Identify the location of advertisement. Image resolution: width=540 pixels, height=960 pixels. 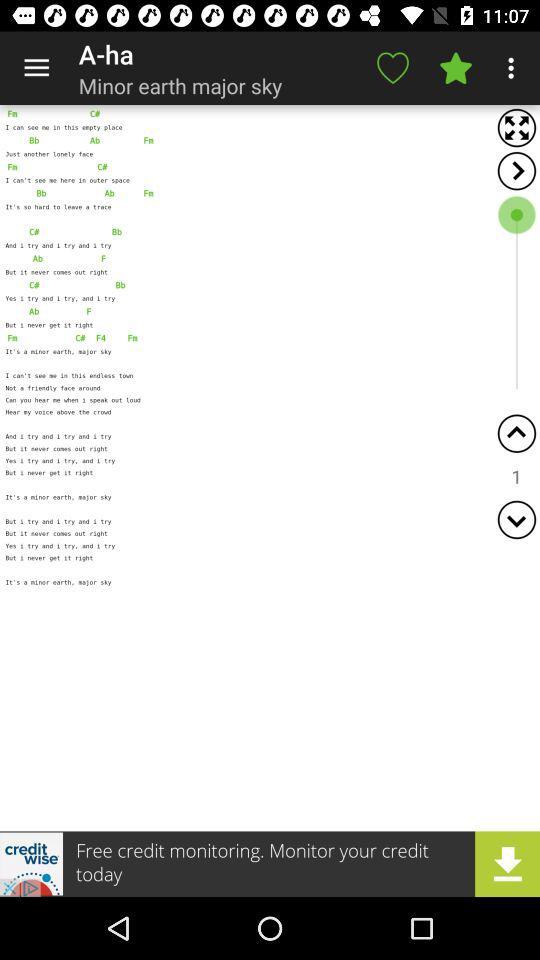
(270, 863).